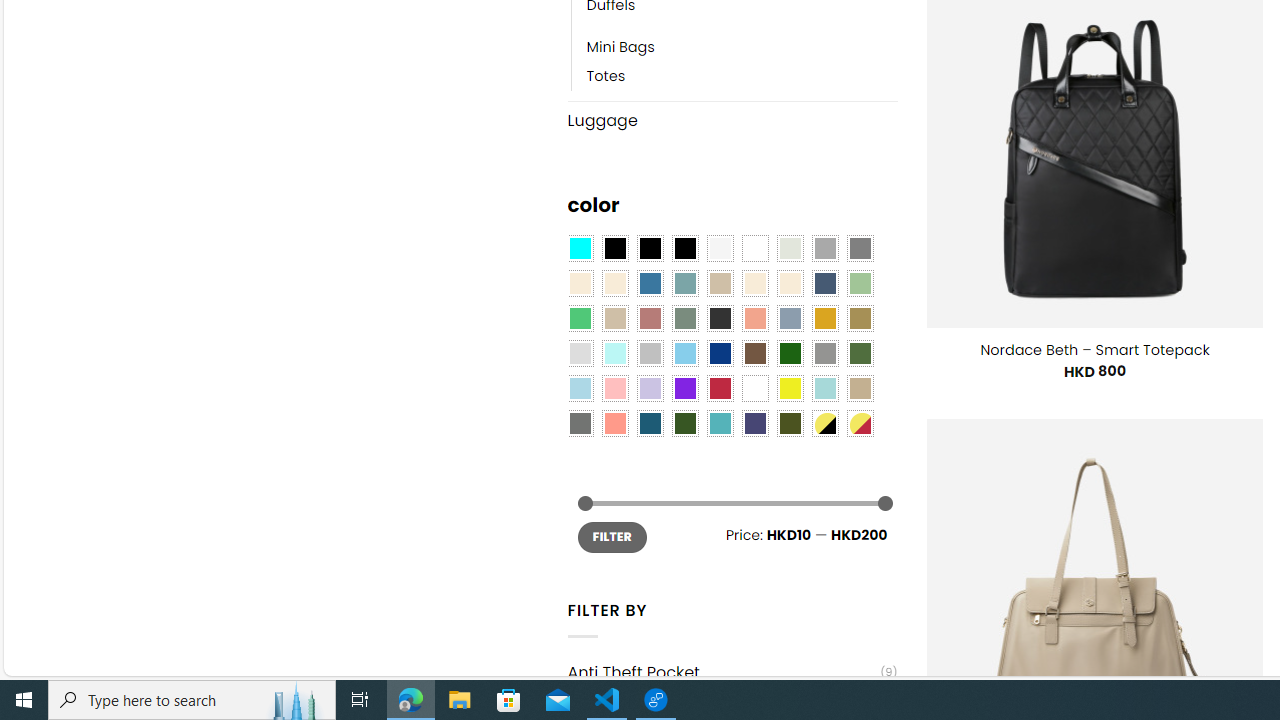 The image size is (1280, 720). Describe the element at coordinates (860, 423) in the screenshot. I see `'Yellow-Red'` at that location.